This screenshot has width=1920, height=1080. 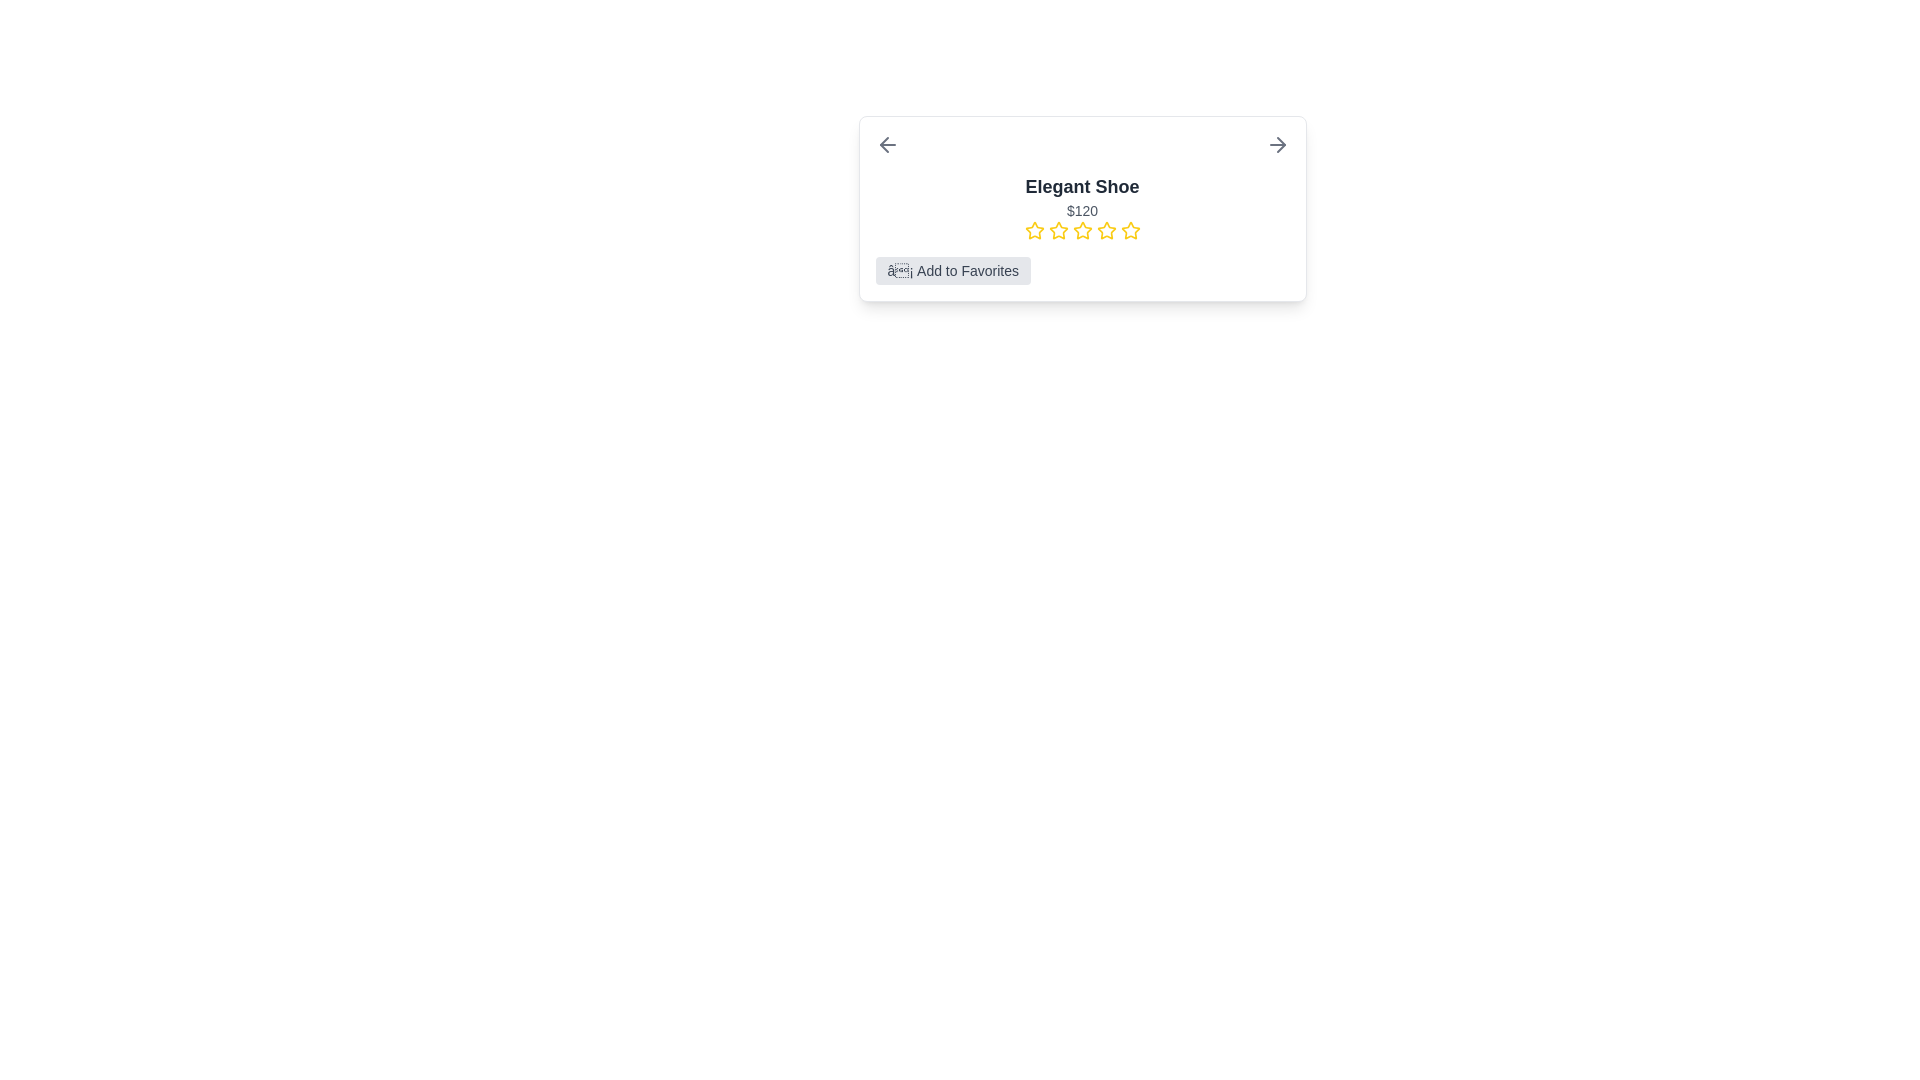 I want to click on the 'Add to Favorites' button with a light gray background, rounded edges, and heart icon, so click(x=952, y=270).